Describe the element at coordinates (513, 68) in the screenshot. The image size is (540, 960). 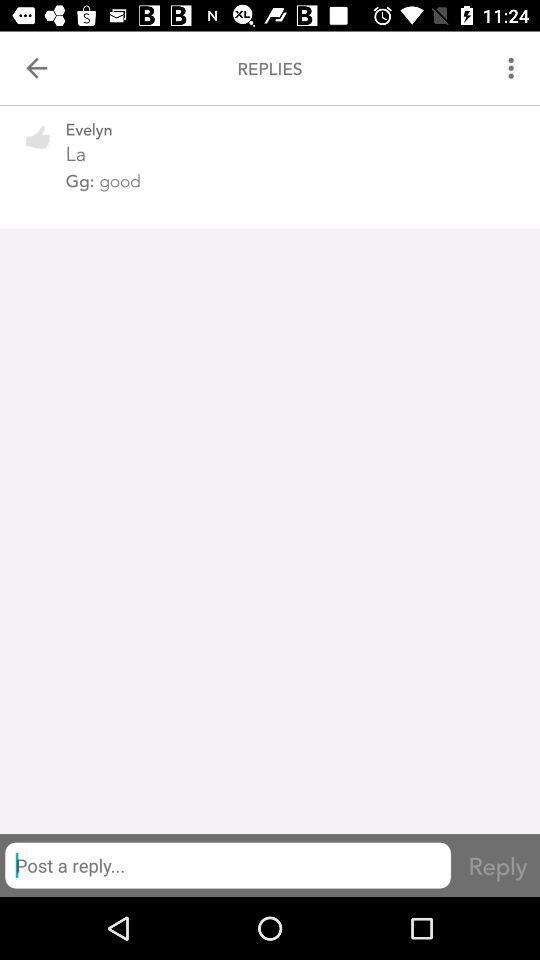
I see `item to the right of replies` at that location.